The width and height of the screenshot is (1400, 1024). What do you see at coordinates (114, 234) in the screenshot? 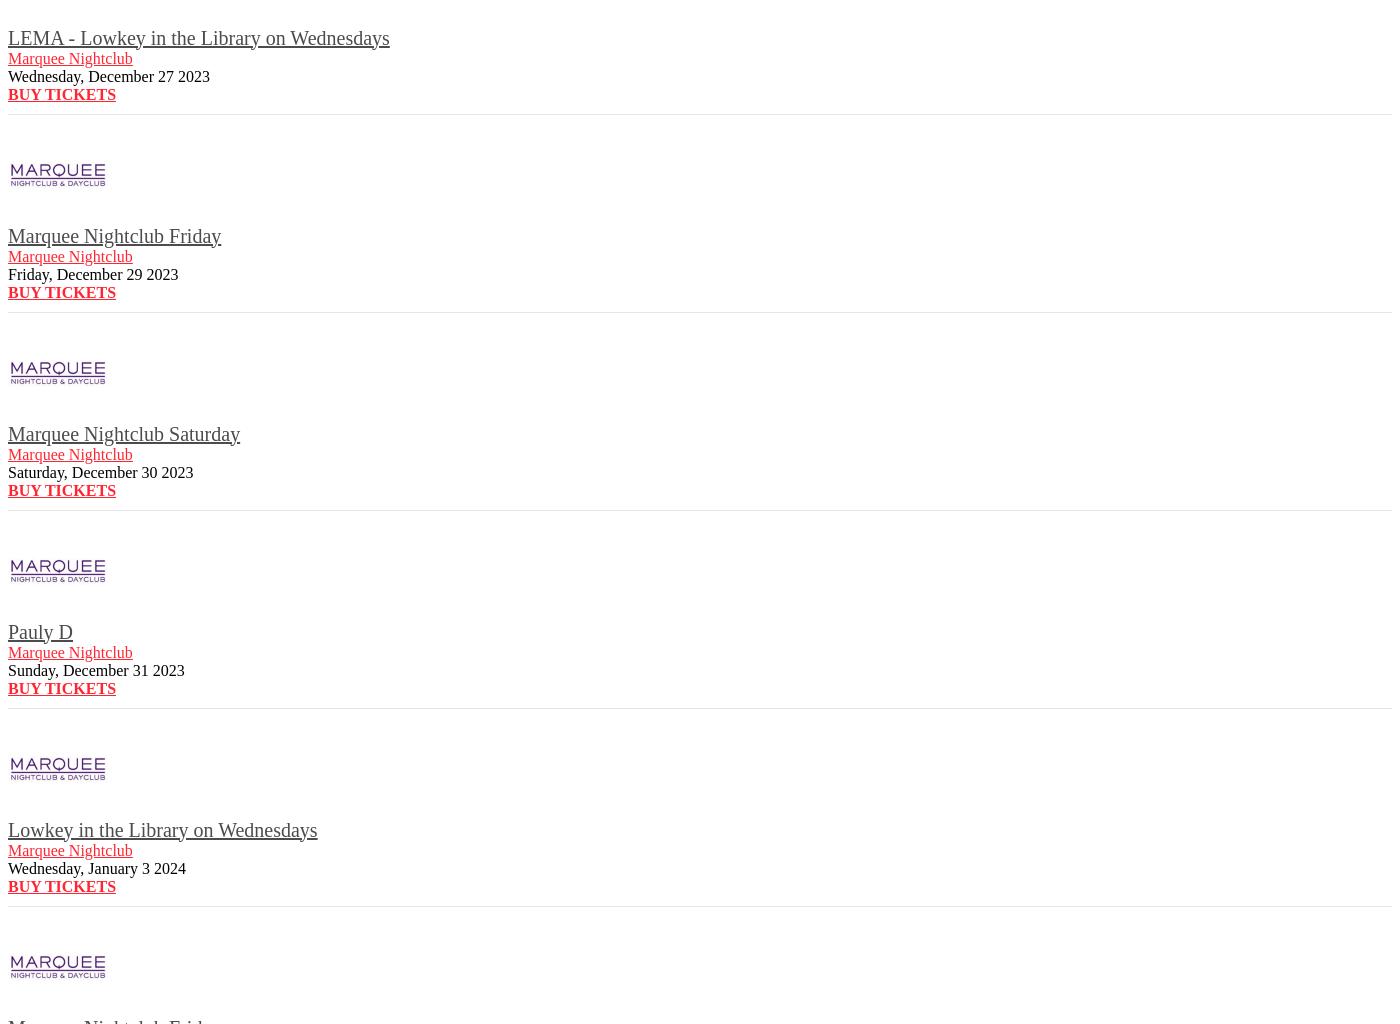
I see `'Marquee Nightclub Friday'` at bounding box center [114, 234].